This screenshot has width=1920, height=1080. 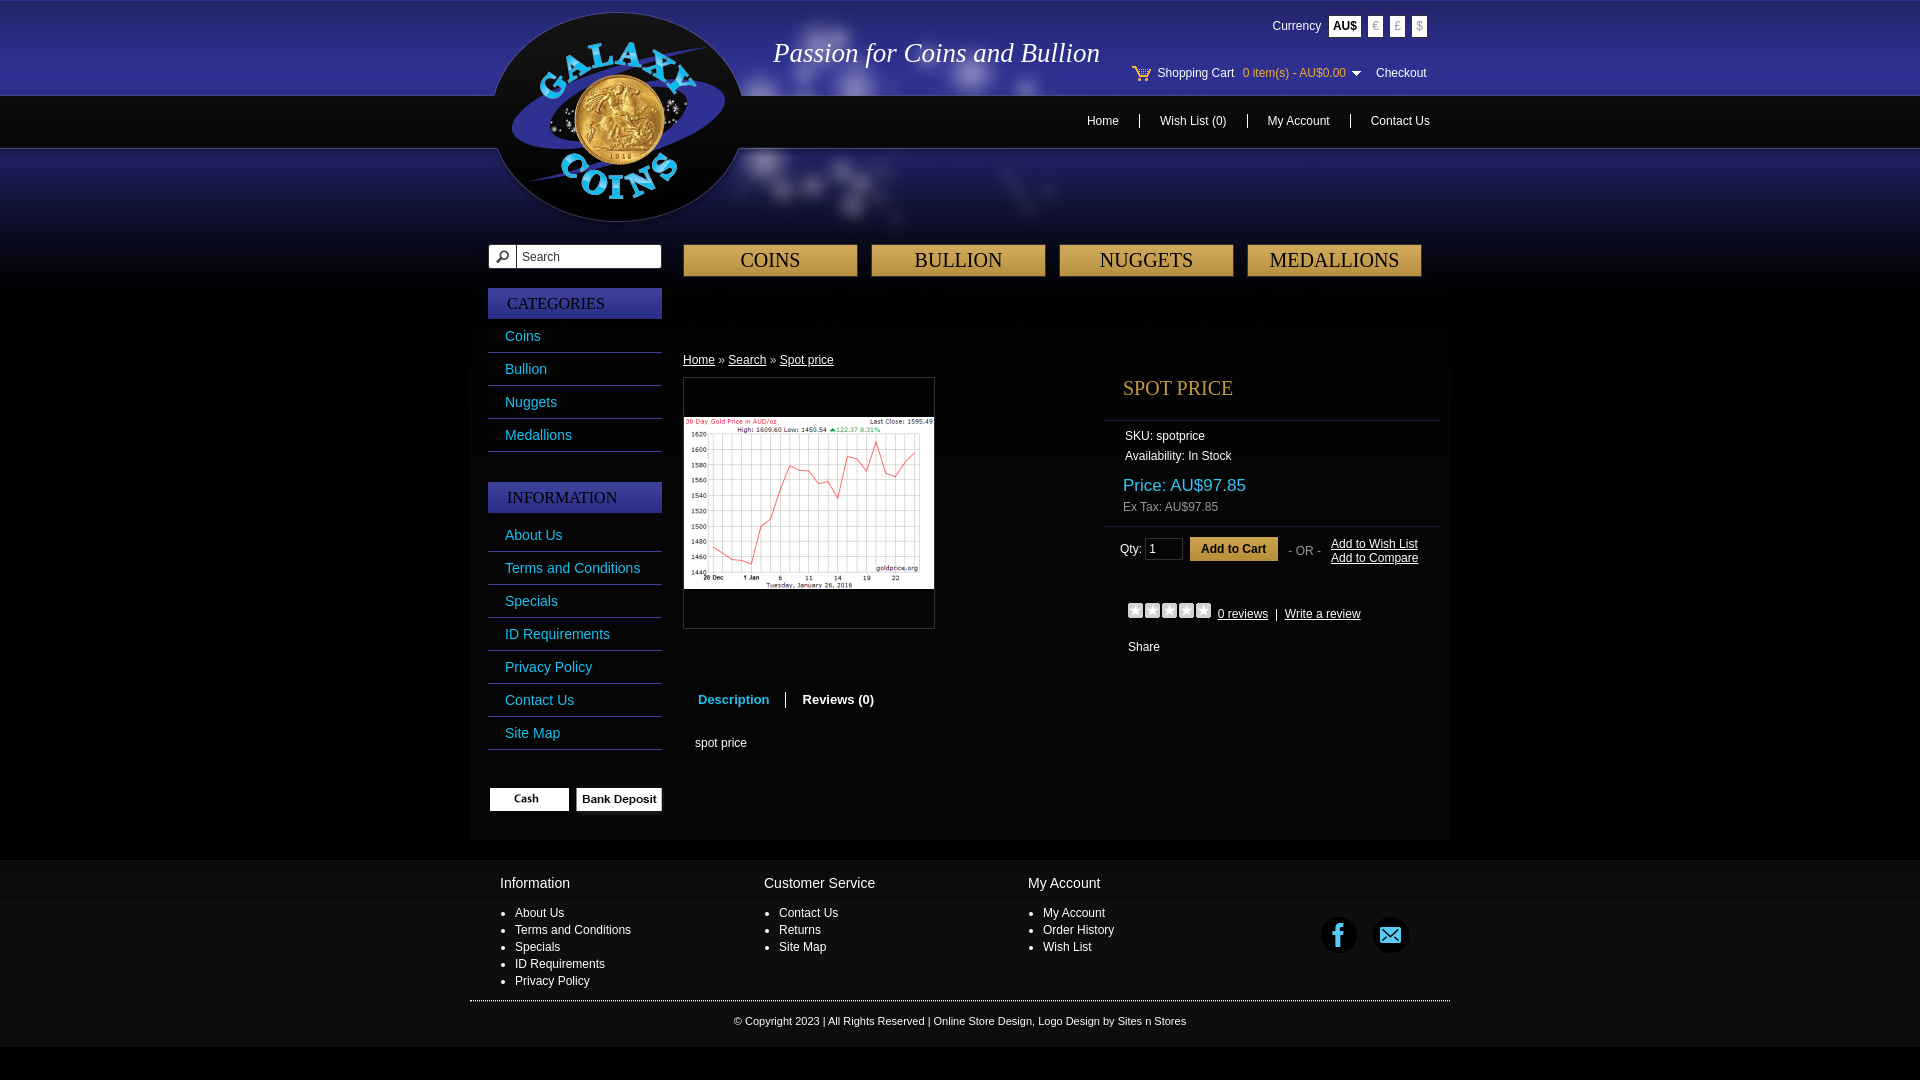 What do you see at coordinates (1323, 612) in the screenshot?
I see `'Write a review'` at bounding box center [1323, 612].